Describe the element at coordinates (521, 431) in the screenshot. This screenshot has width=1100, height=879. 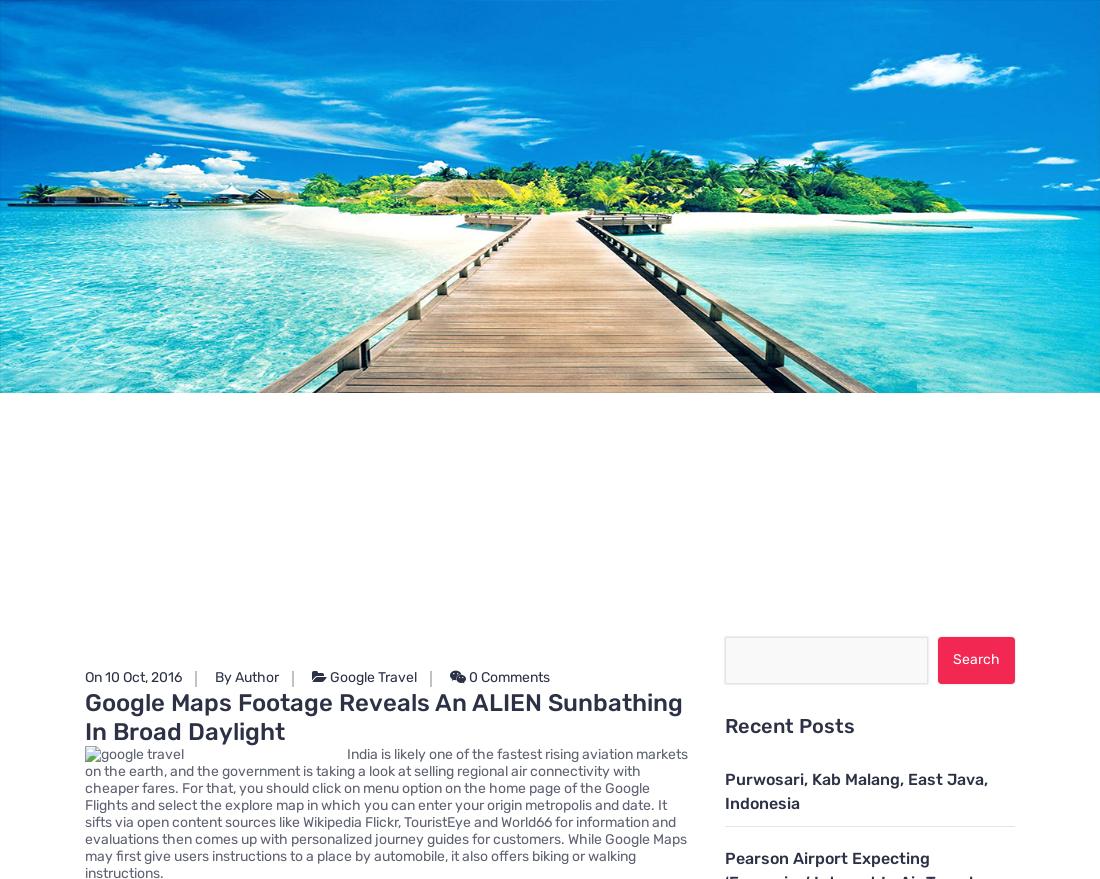
I see `'Related About Travel'` at that location.